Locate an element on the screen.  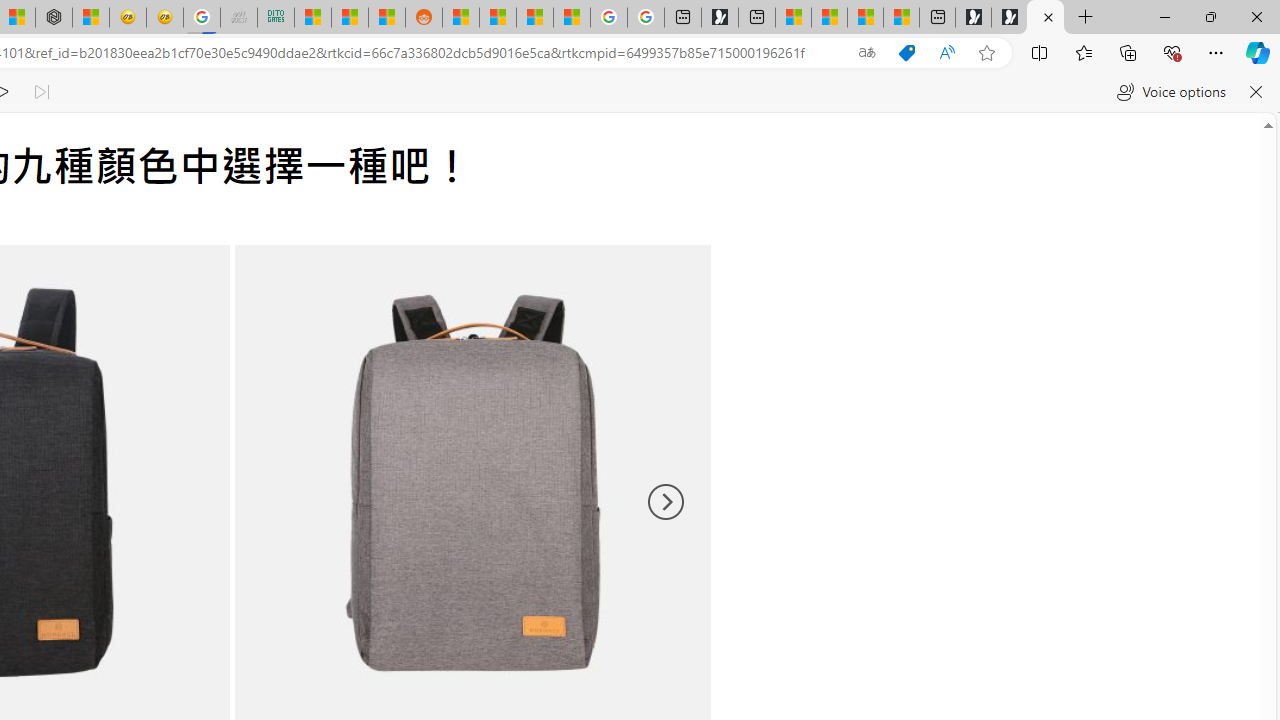
'Voice options' is located at coordinates (1171, 92).